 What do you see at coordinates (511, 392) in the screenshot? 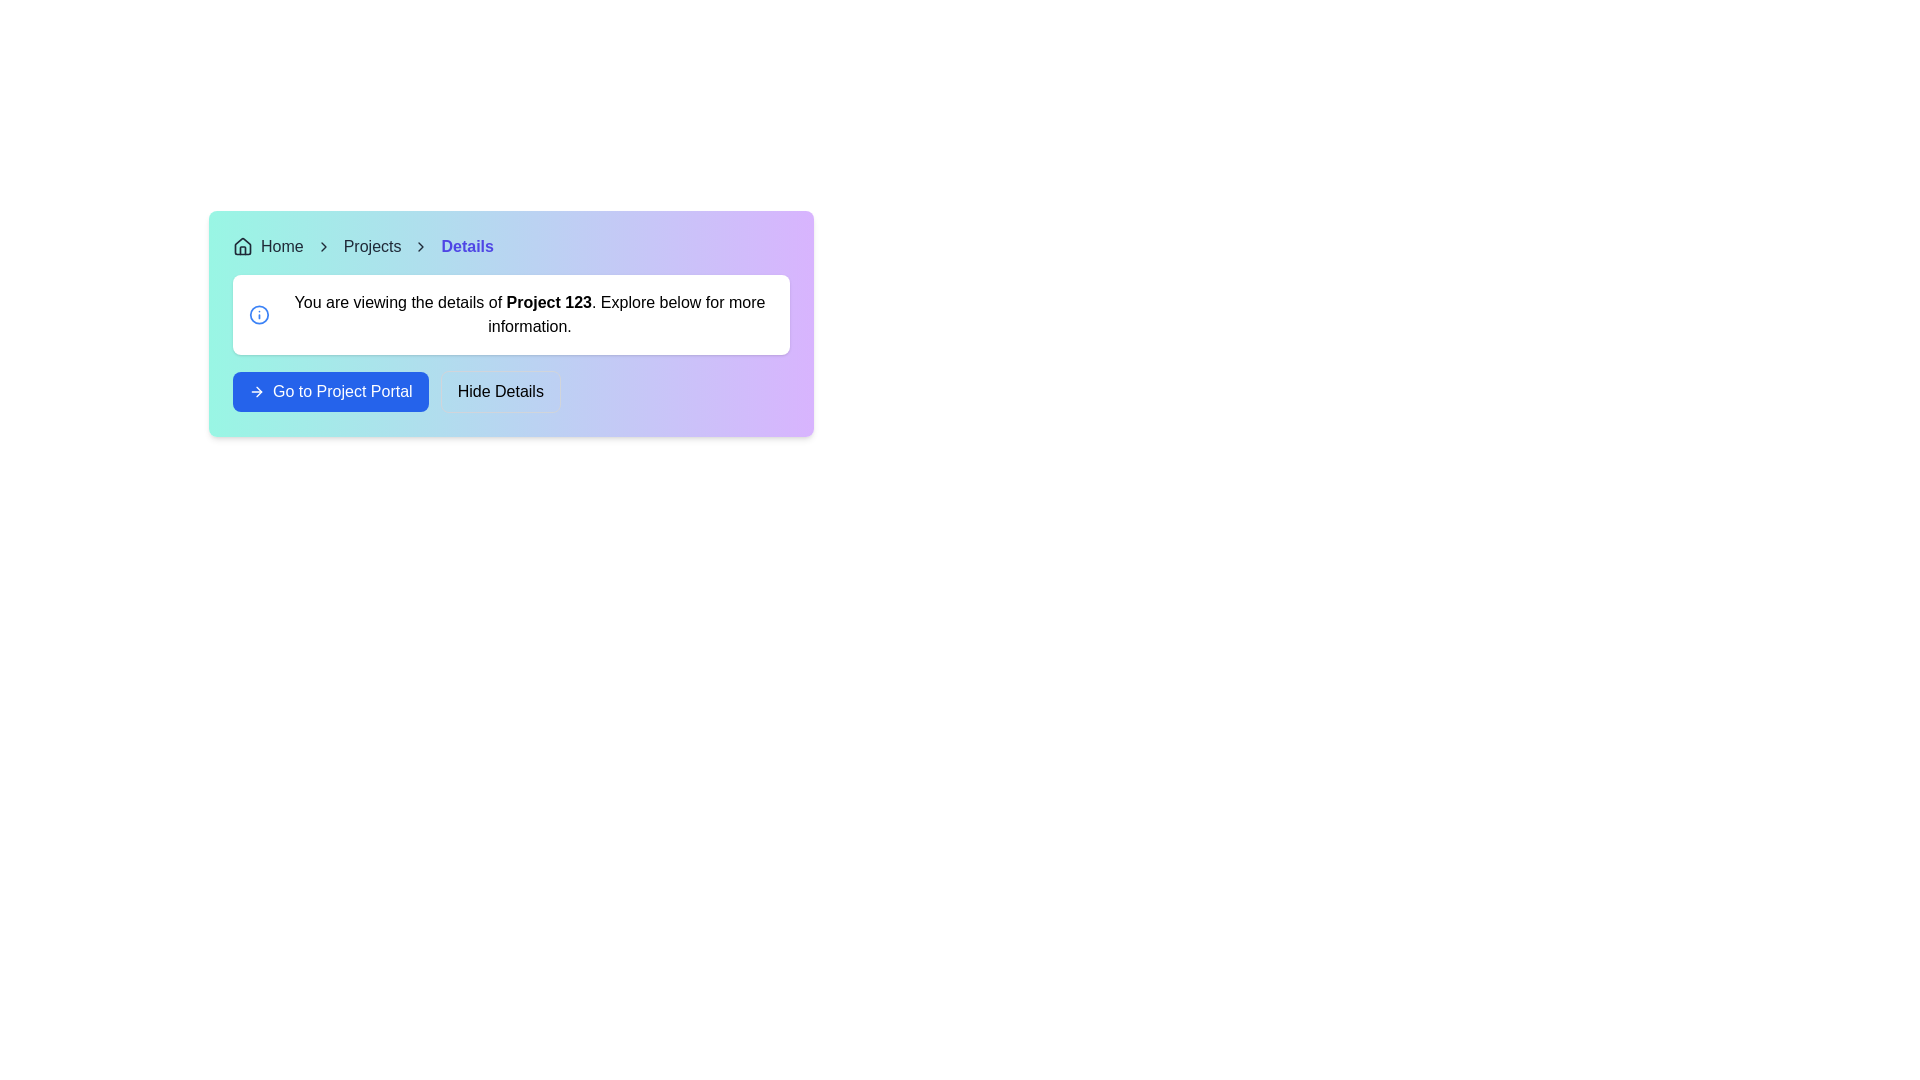
I see `the button that toggles visibility of additional details about 'Project 123', positioned immediately to the right of the 'Go to Project Portal' button` at bounding box center [511, 392].